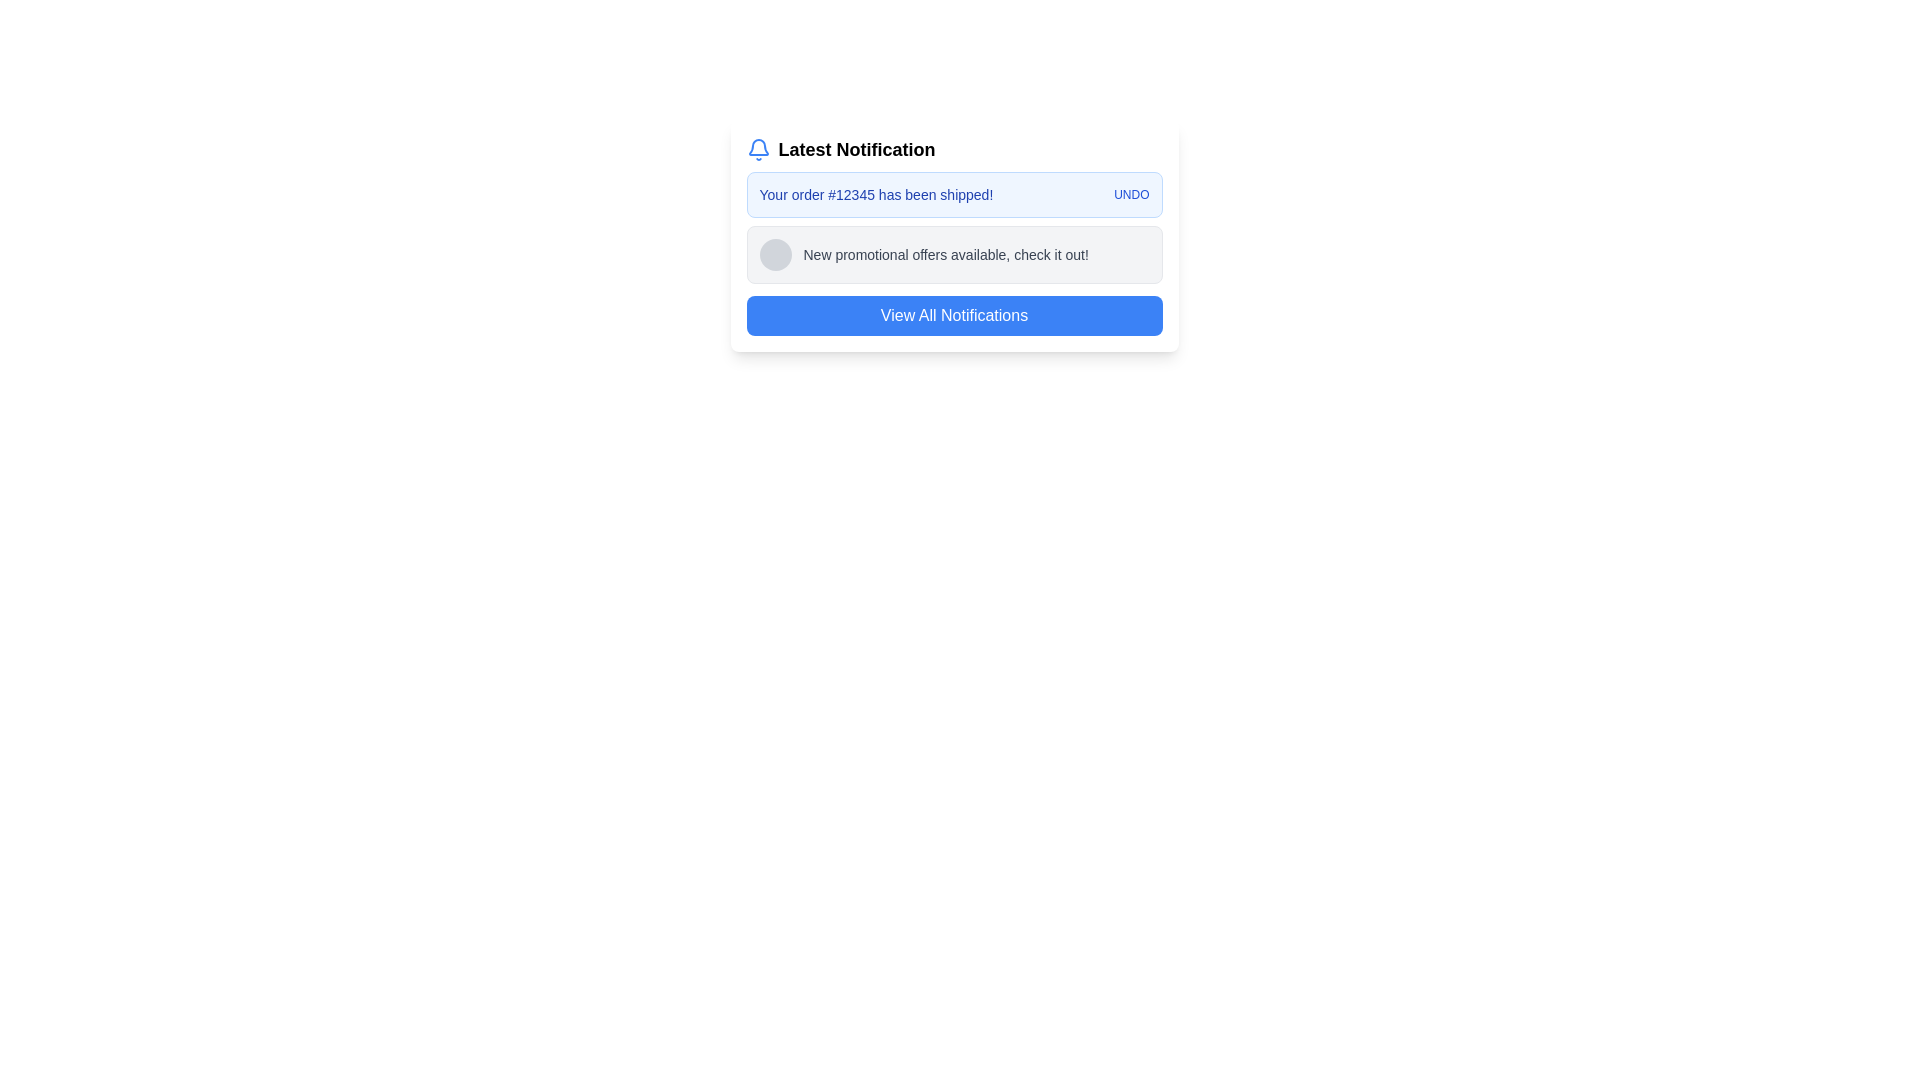  I want to click on the notification icon located in the top-left corner of the 'Latest Notification' box, which serves as a visual indicator for notifications, so click(757, 149).